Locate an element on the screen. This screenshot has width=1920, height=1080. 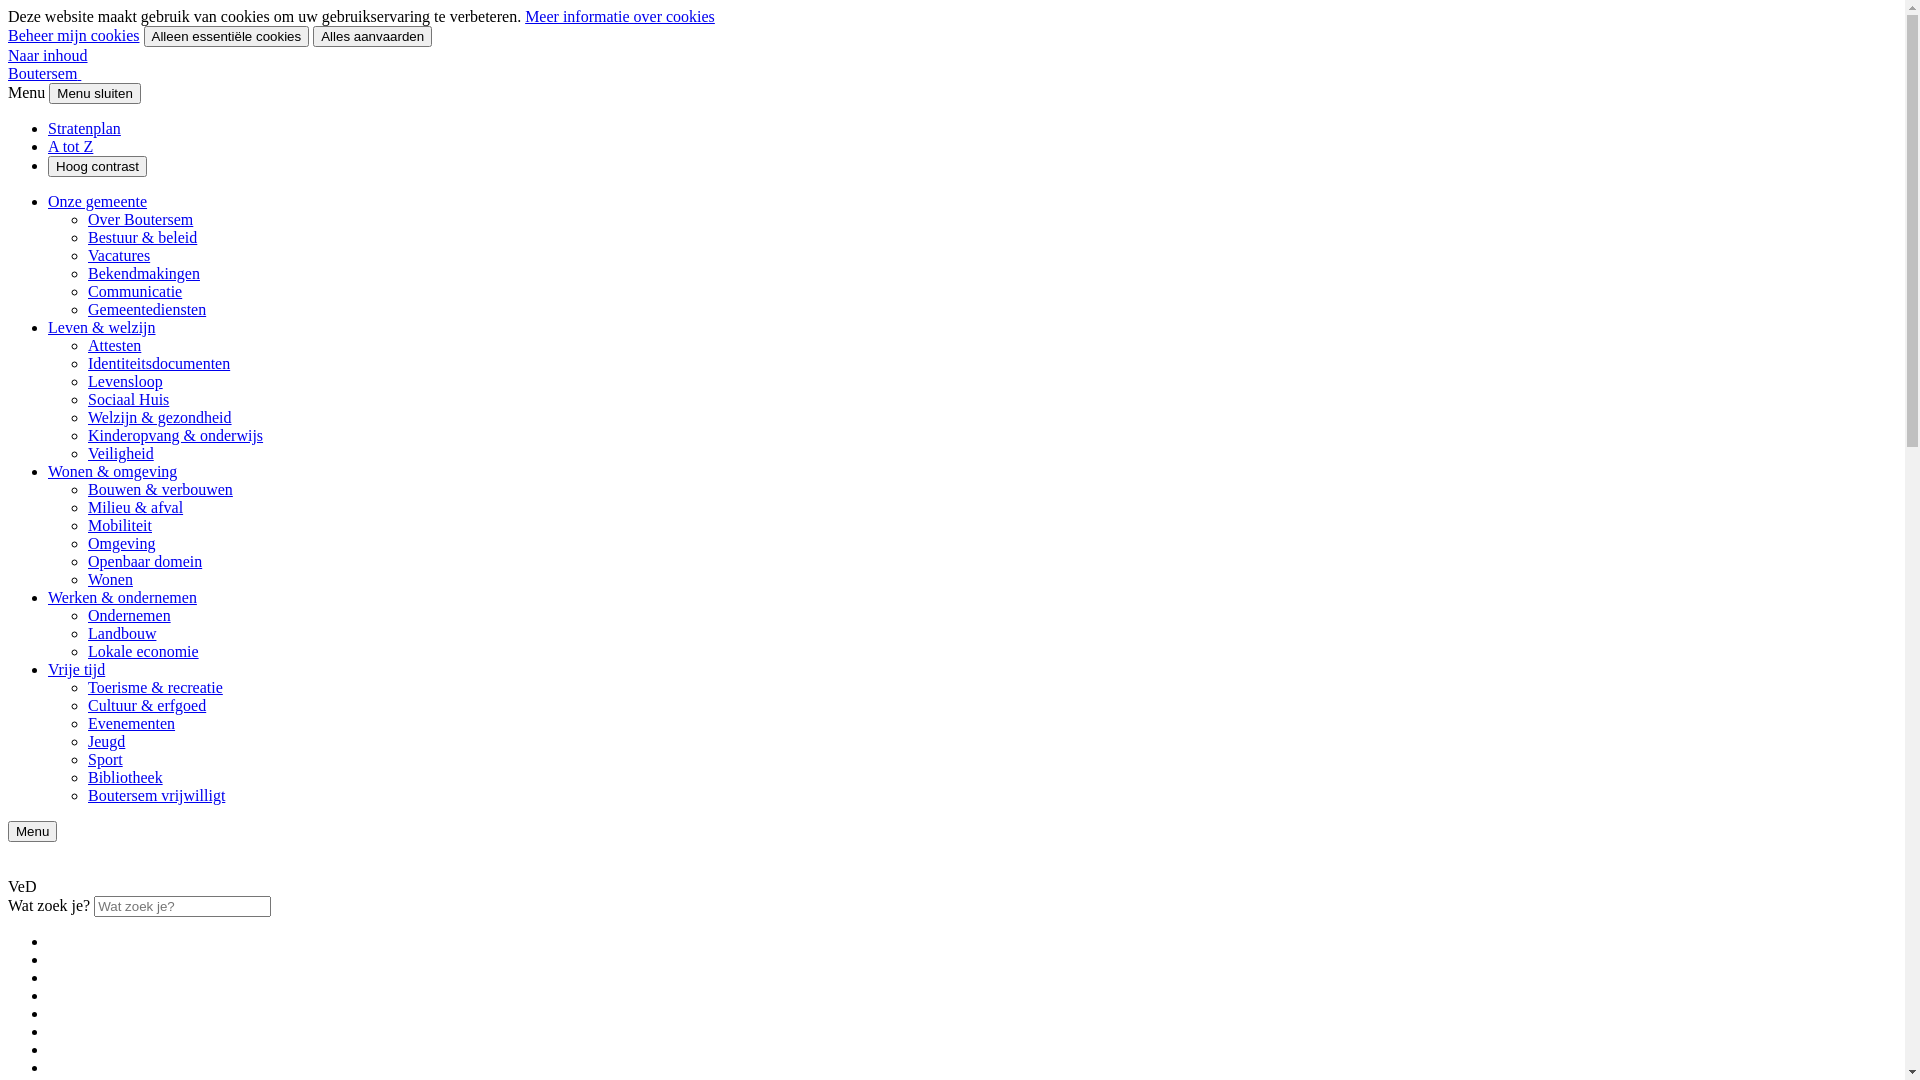
'Naar inhoud' is located at coordinates (48, 54).